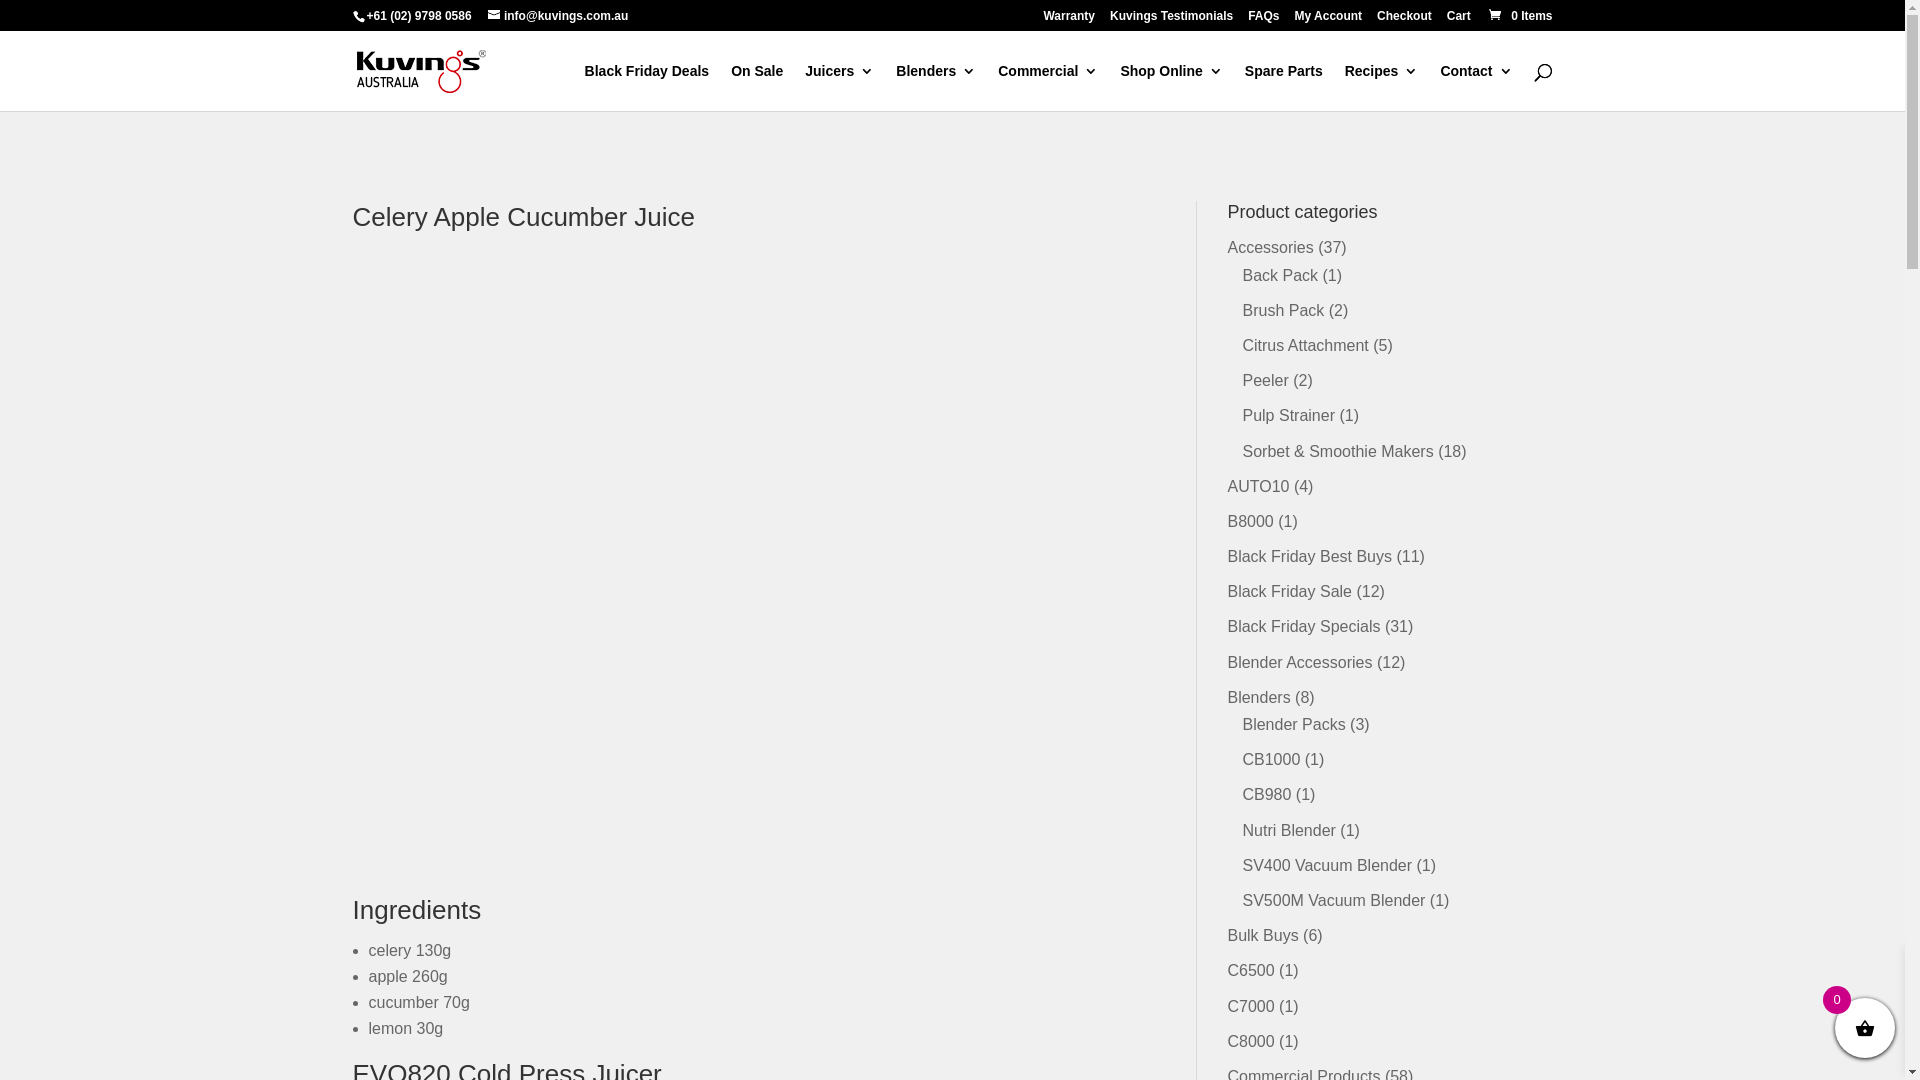 This screenshot has height=1080, width=1920. I want to click on 'On Sale', so click(756, 86).